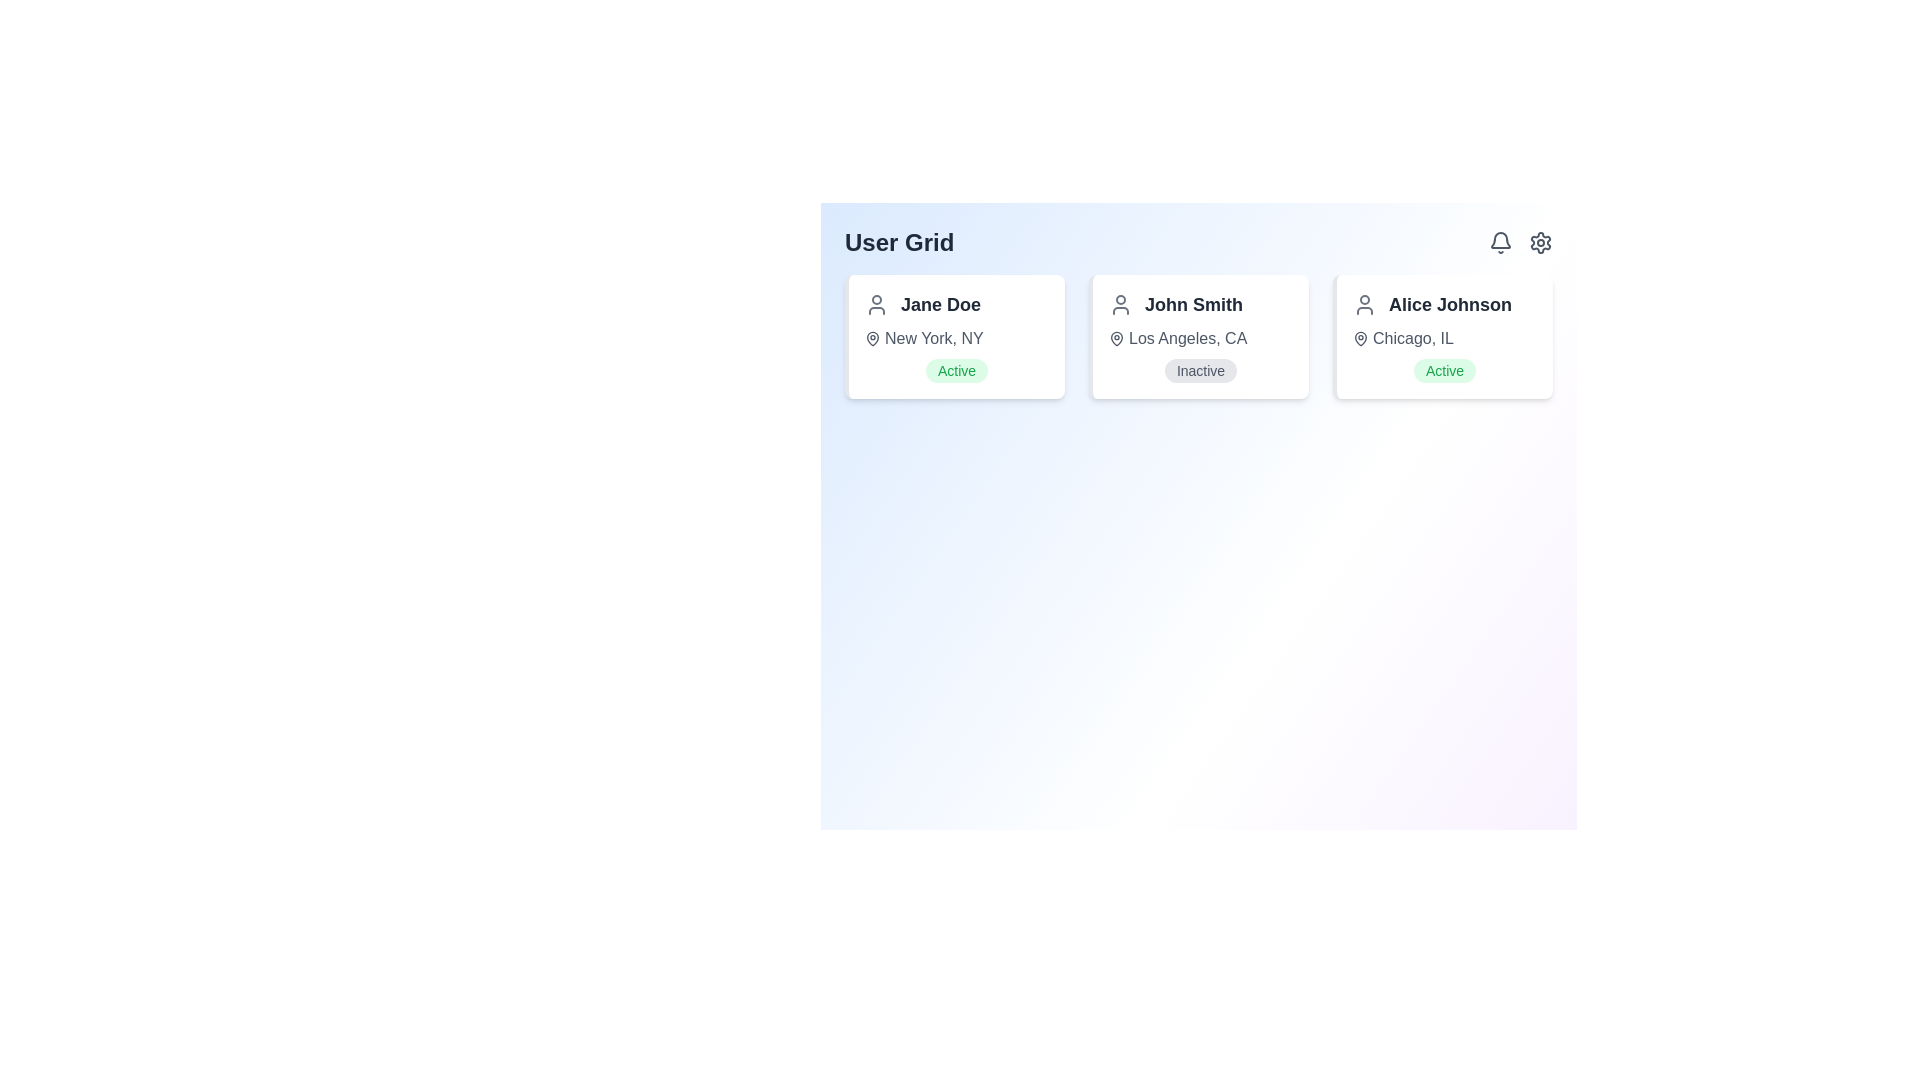  What do you see at coordinates (1199, 335) in the screenshot?
I see `the card displaying 'John Smith' with the status 'Inactive' located in the center column of the 'User Grid'` at bounding box center [1199, 335].